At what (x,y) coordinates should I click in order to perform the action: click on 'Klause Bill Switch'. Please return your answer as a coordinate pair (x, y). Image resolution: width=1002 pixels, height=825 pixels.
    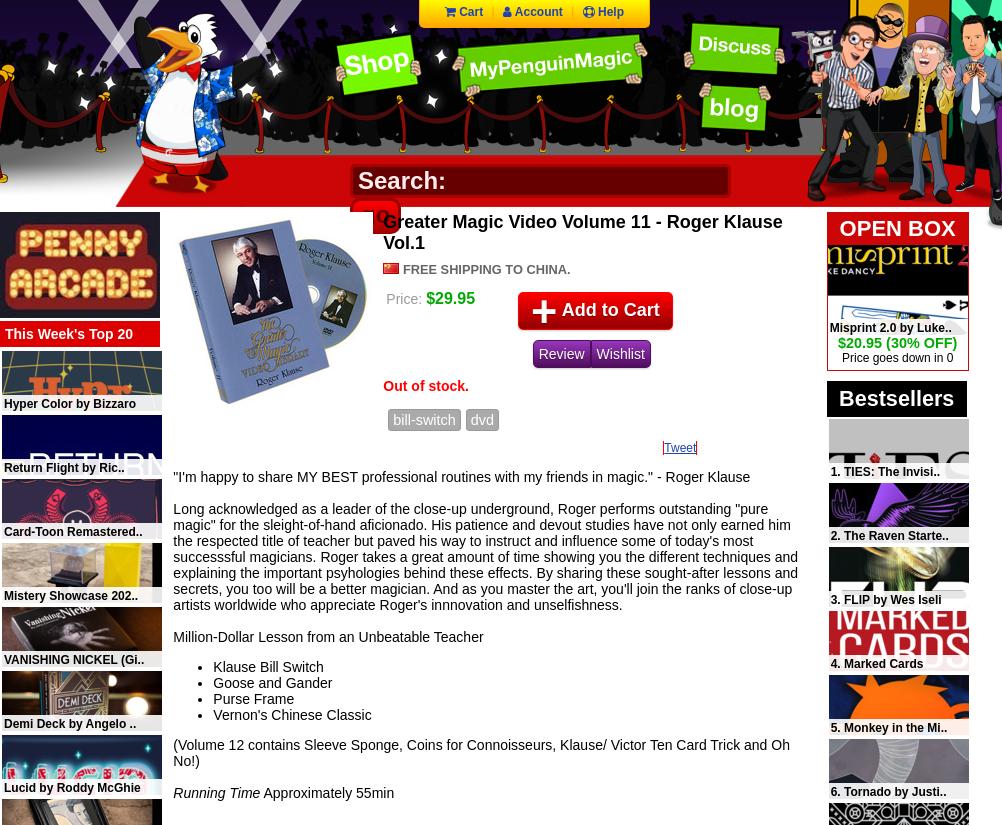
    Looking at the image, I should click on (267, 665).